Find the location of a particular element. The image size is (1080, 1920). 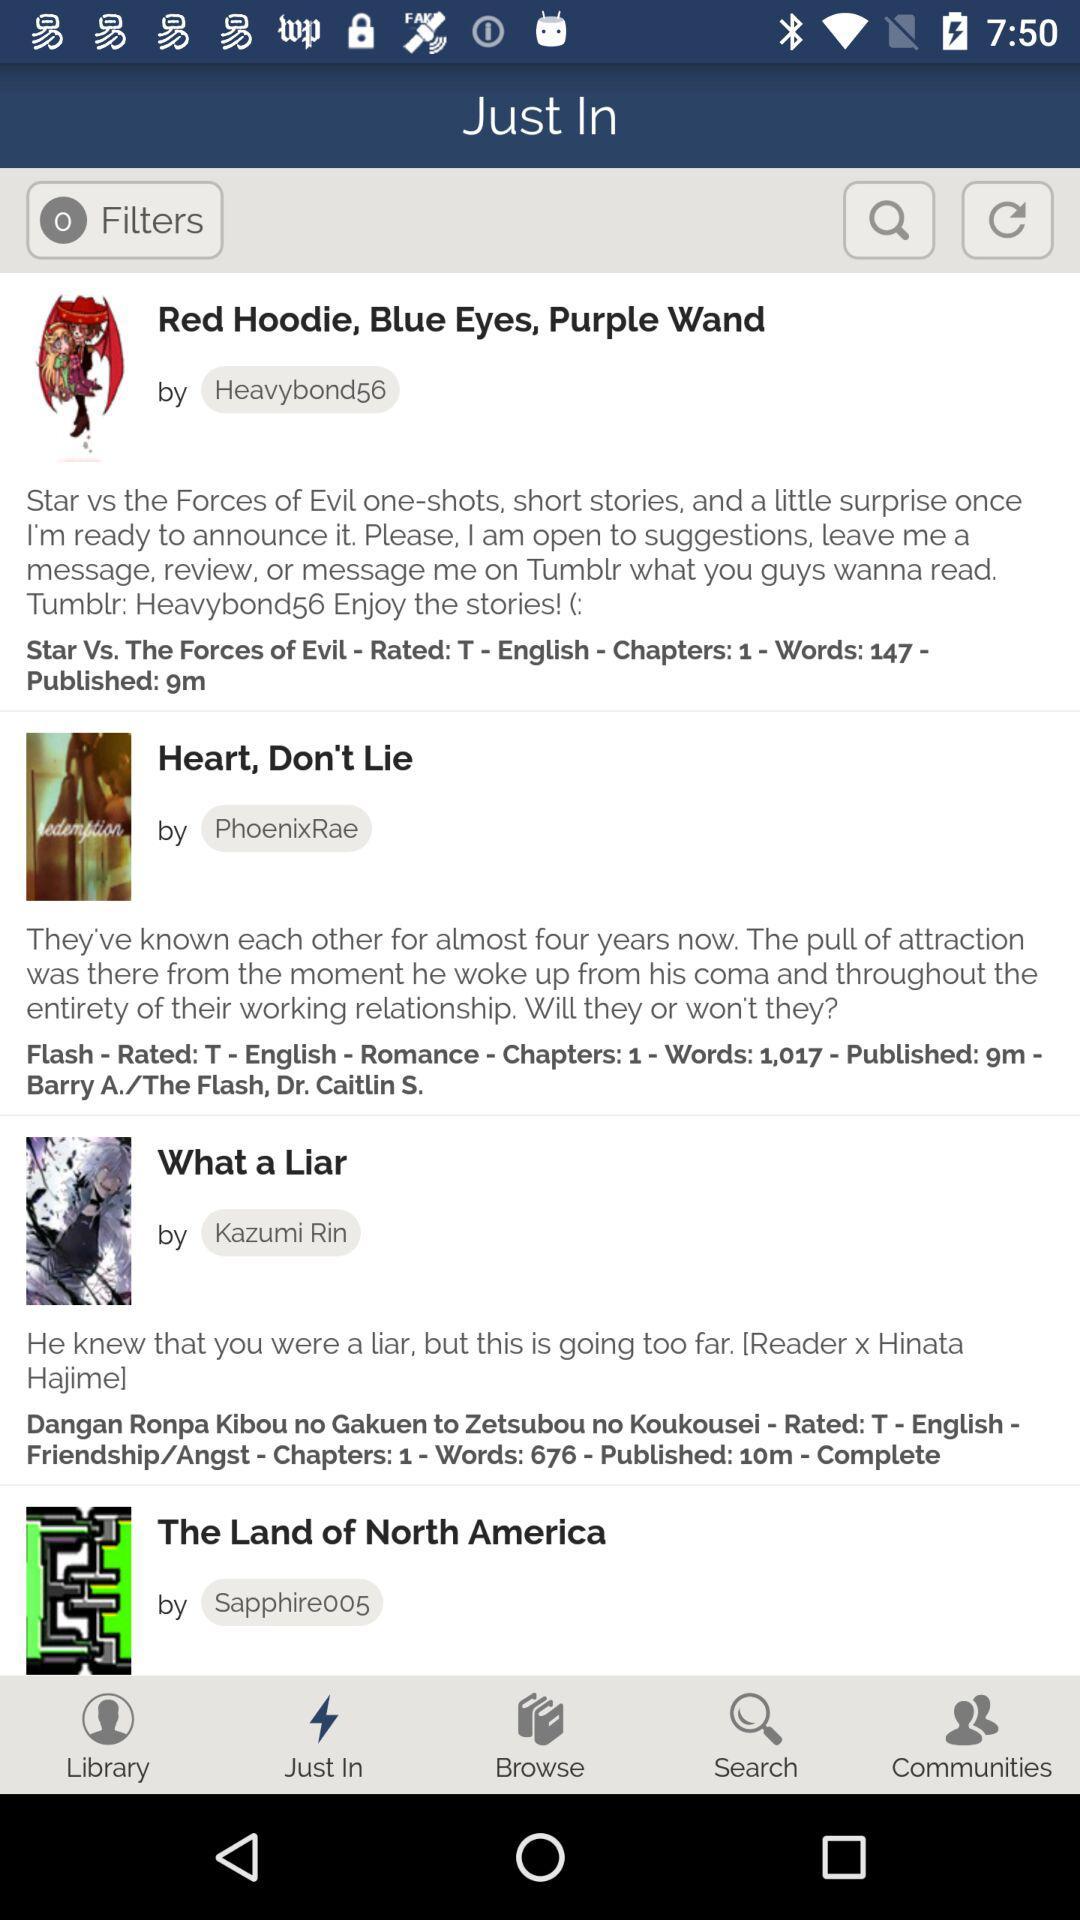

they ve known item is located at coordinates (540, 973).